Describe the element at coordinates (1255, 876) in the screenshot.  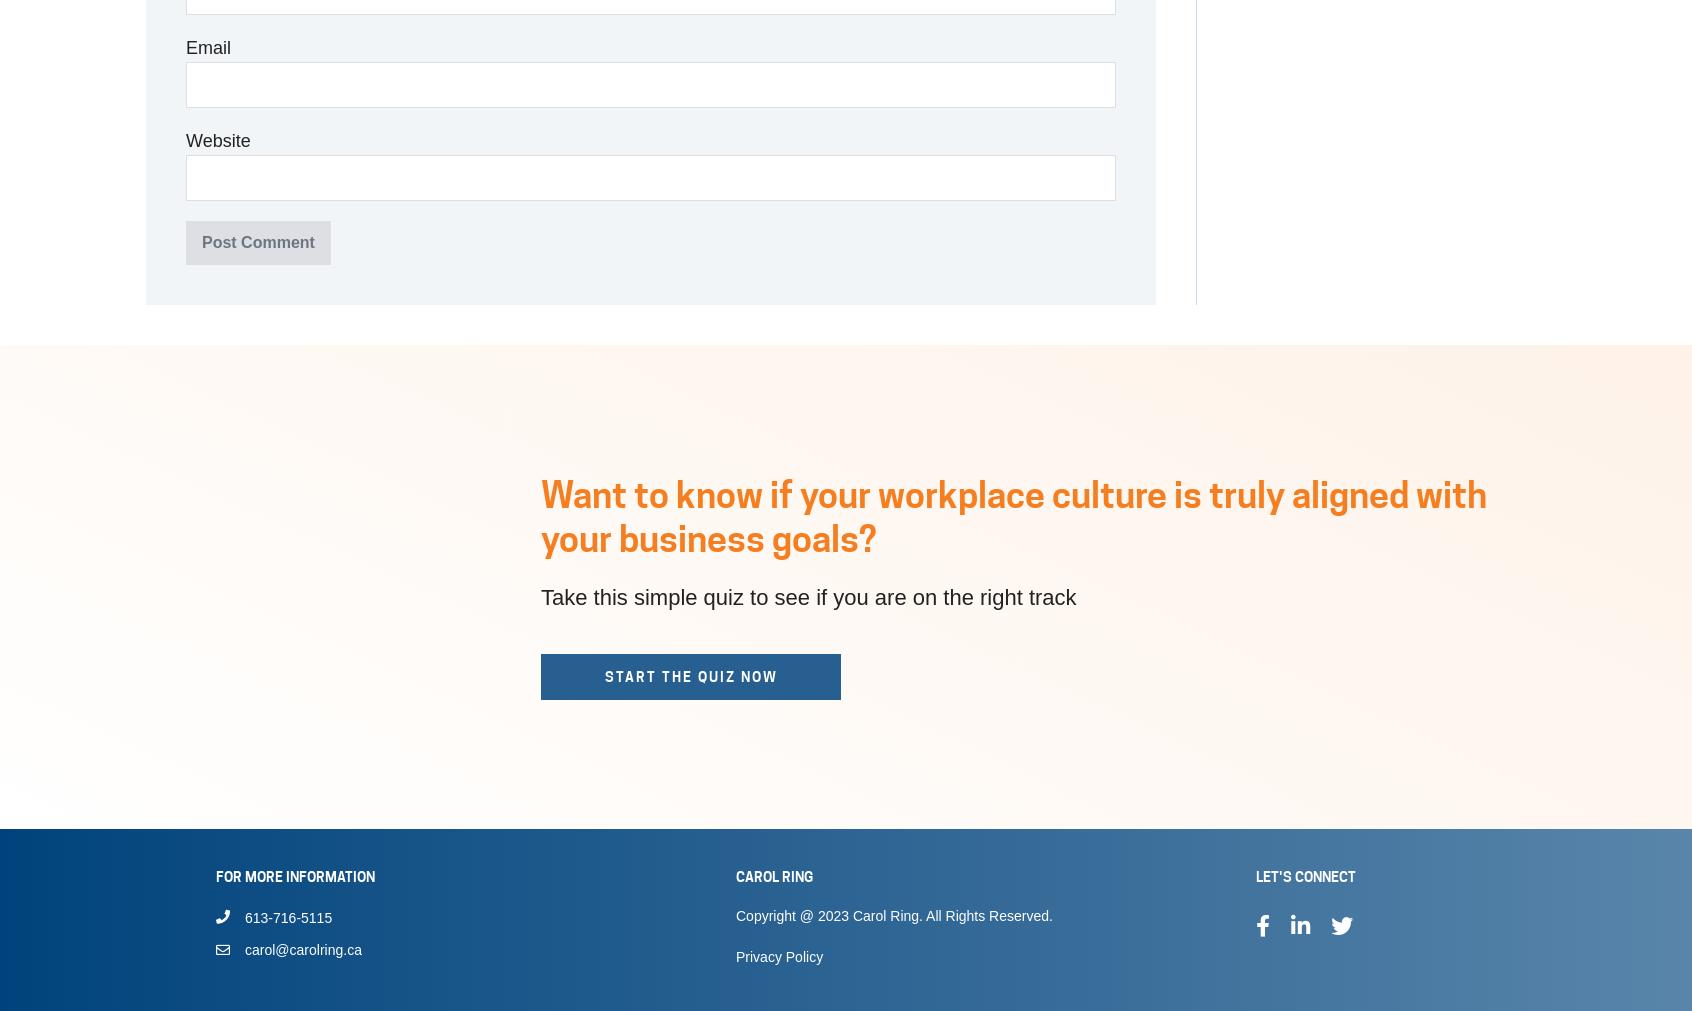
I see `'Let's Connect'` at that location.